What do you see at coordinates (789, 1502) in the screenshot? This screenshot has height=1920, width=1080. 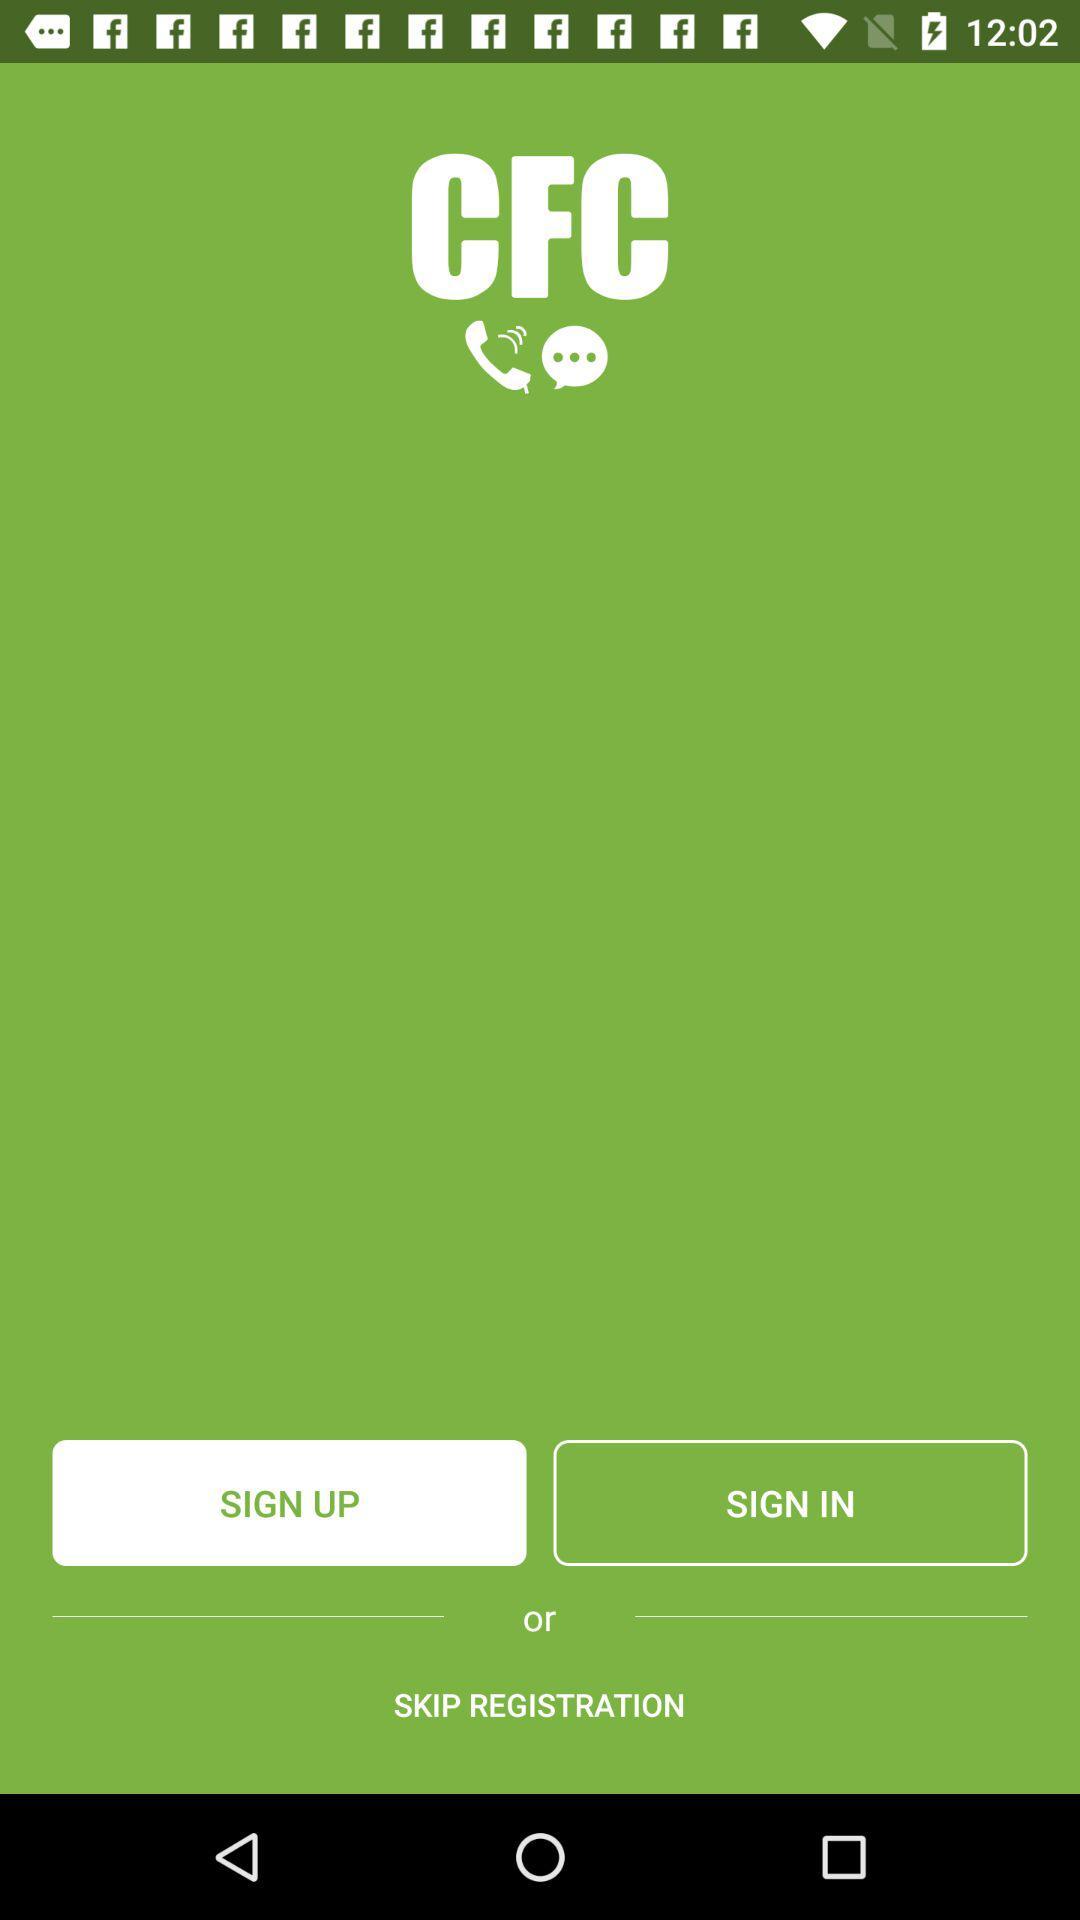 I see `the sign in` at bounding box center [789, 1502].